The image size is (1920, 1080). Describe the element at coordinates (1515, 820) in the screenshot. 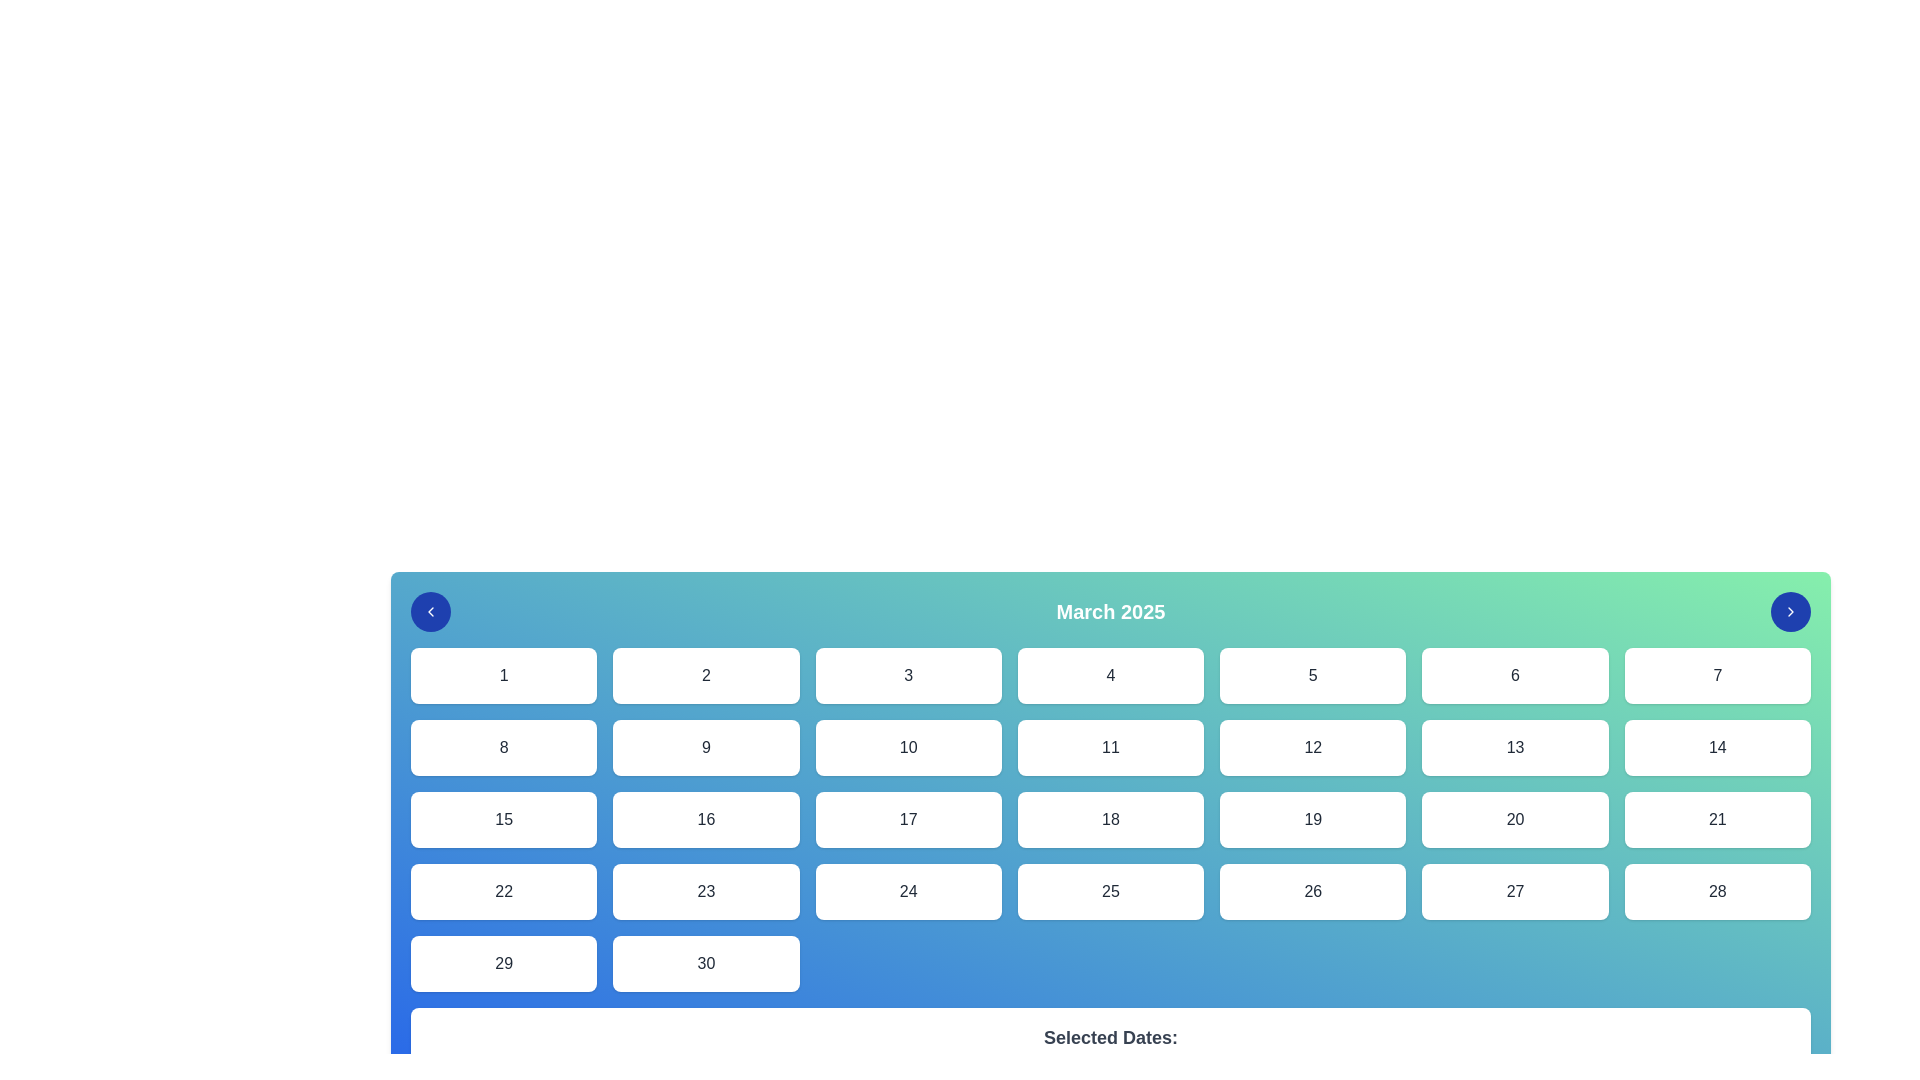

I see `the rounded rectangular button labeled '20' in the third row and sixth column of the calendar layout` at that location.